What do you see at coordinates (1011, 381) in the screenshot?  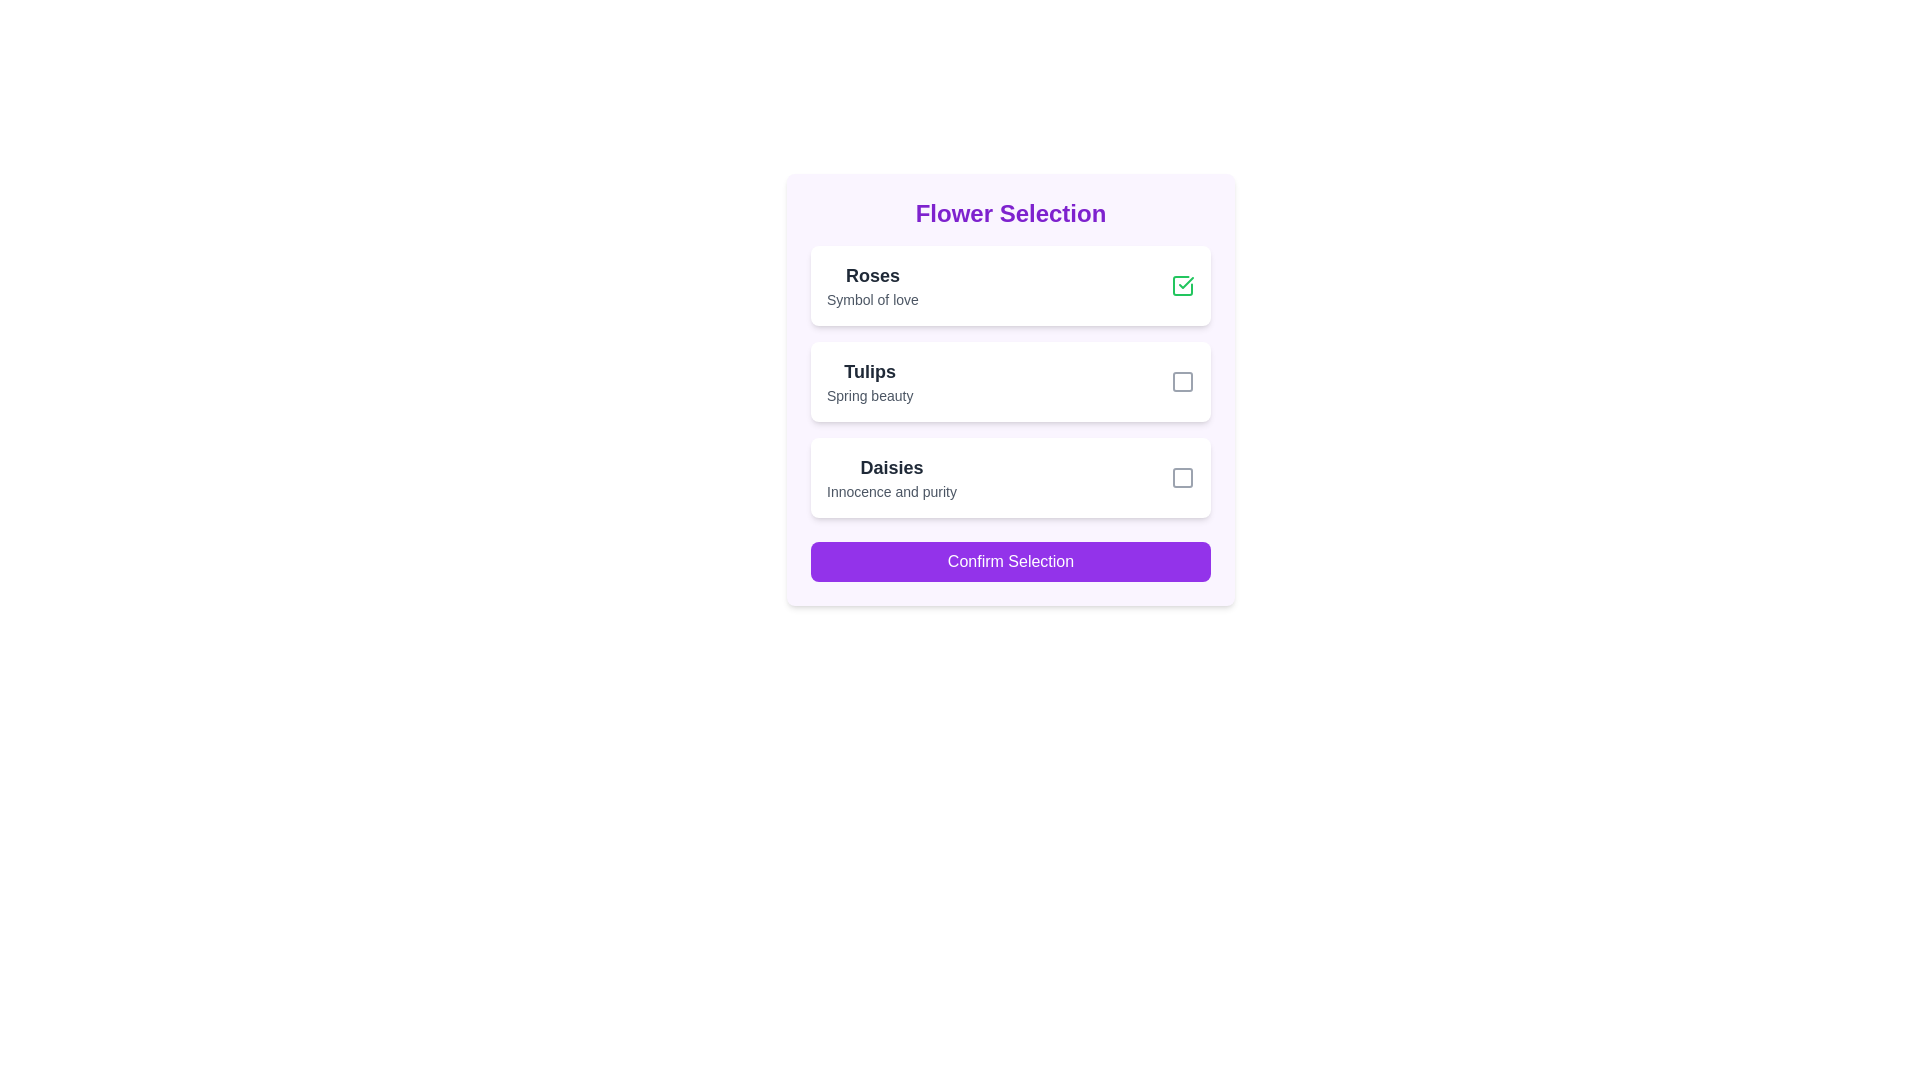 I see `the 'Tulips' option box` at bounding box center [1011, 381].